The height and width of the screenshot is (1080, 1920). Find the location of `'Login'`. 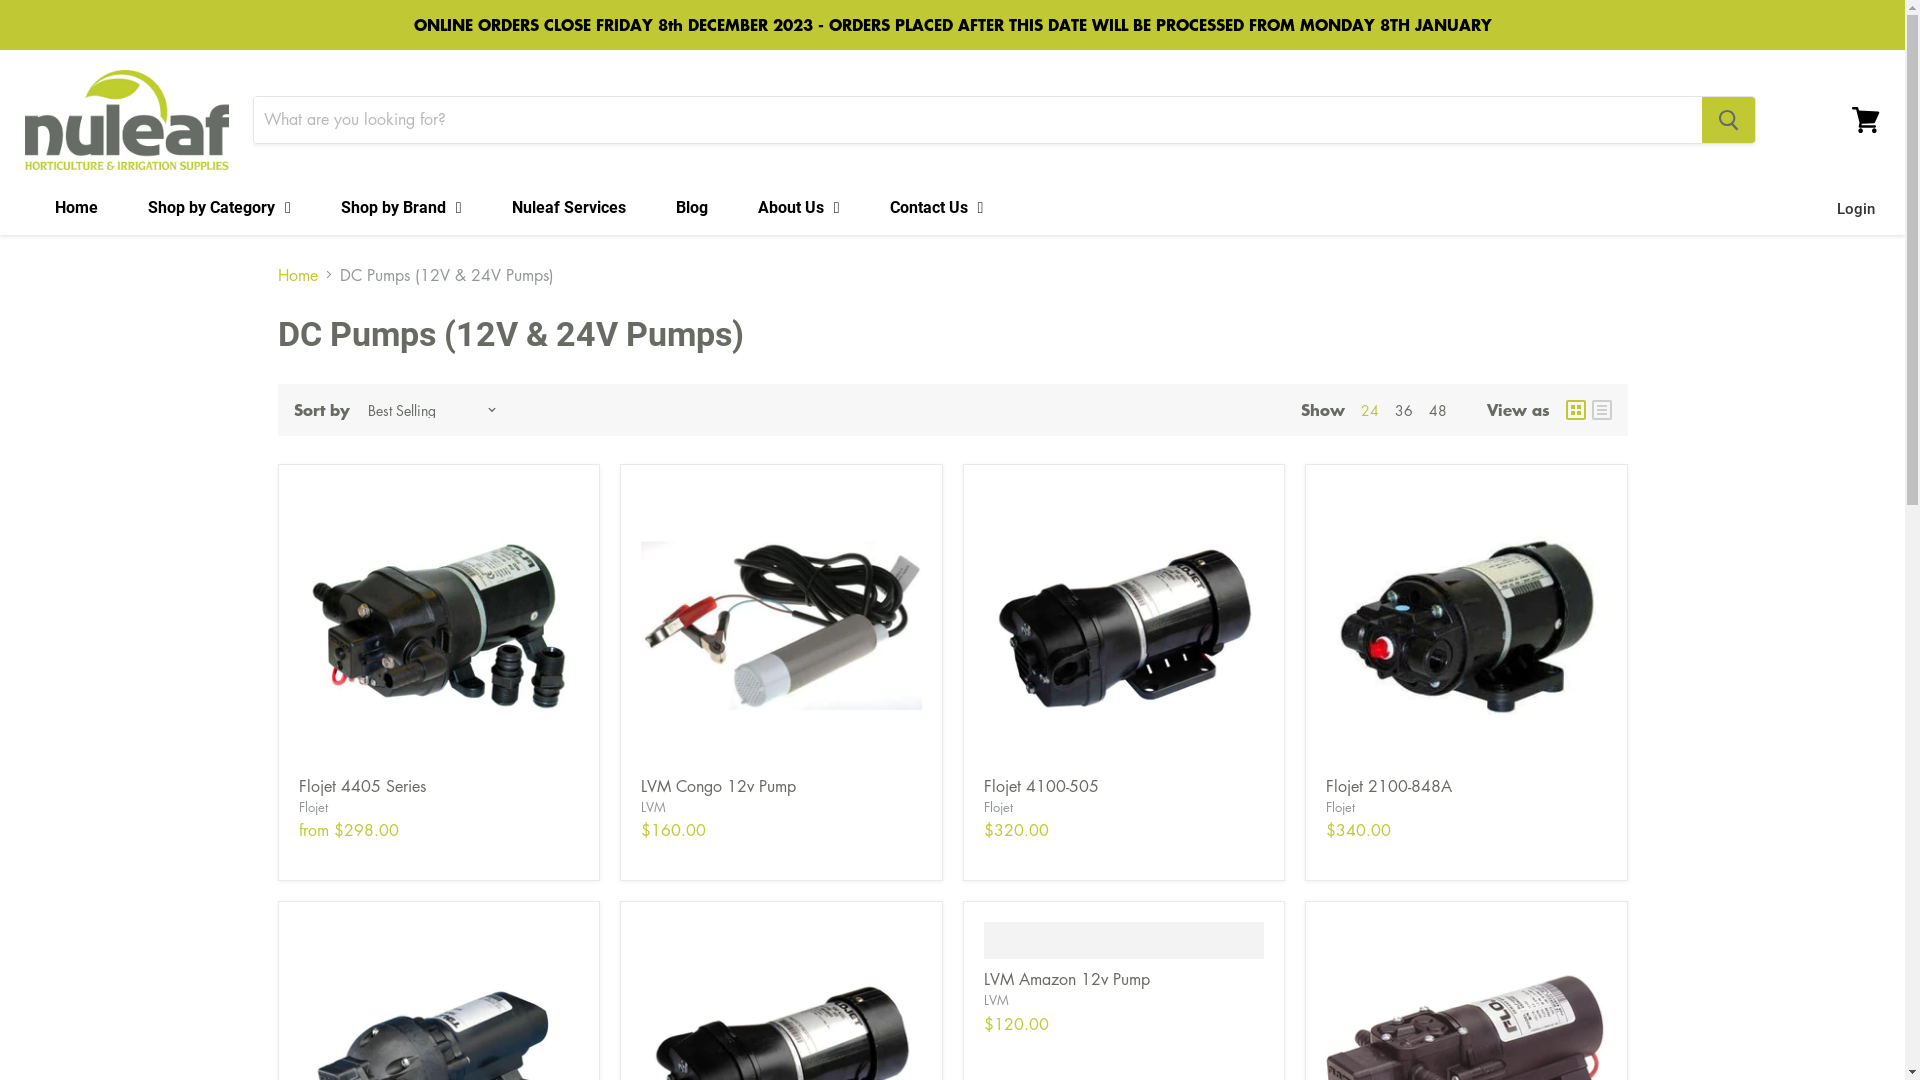

'Login' is located at coordinates (1855, 208).